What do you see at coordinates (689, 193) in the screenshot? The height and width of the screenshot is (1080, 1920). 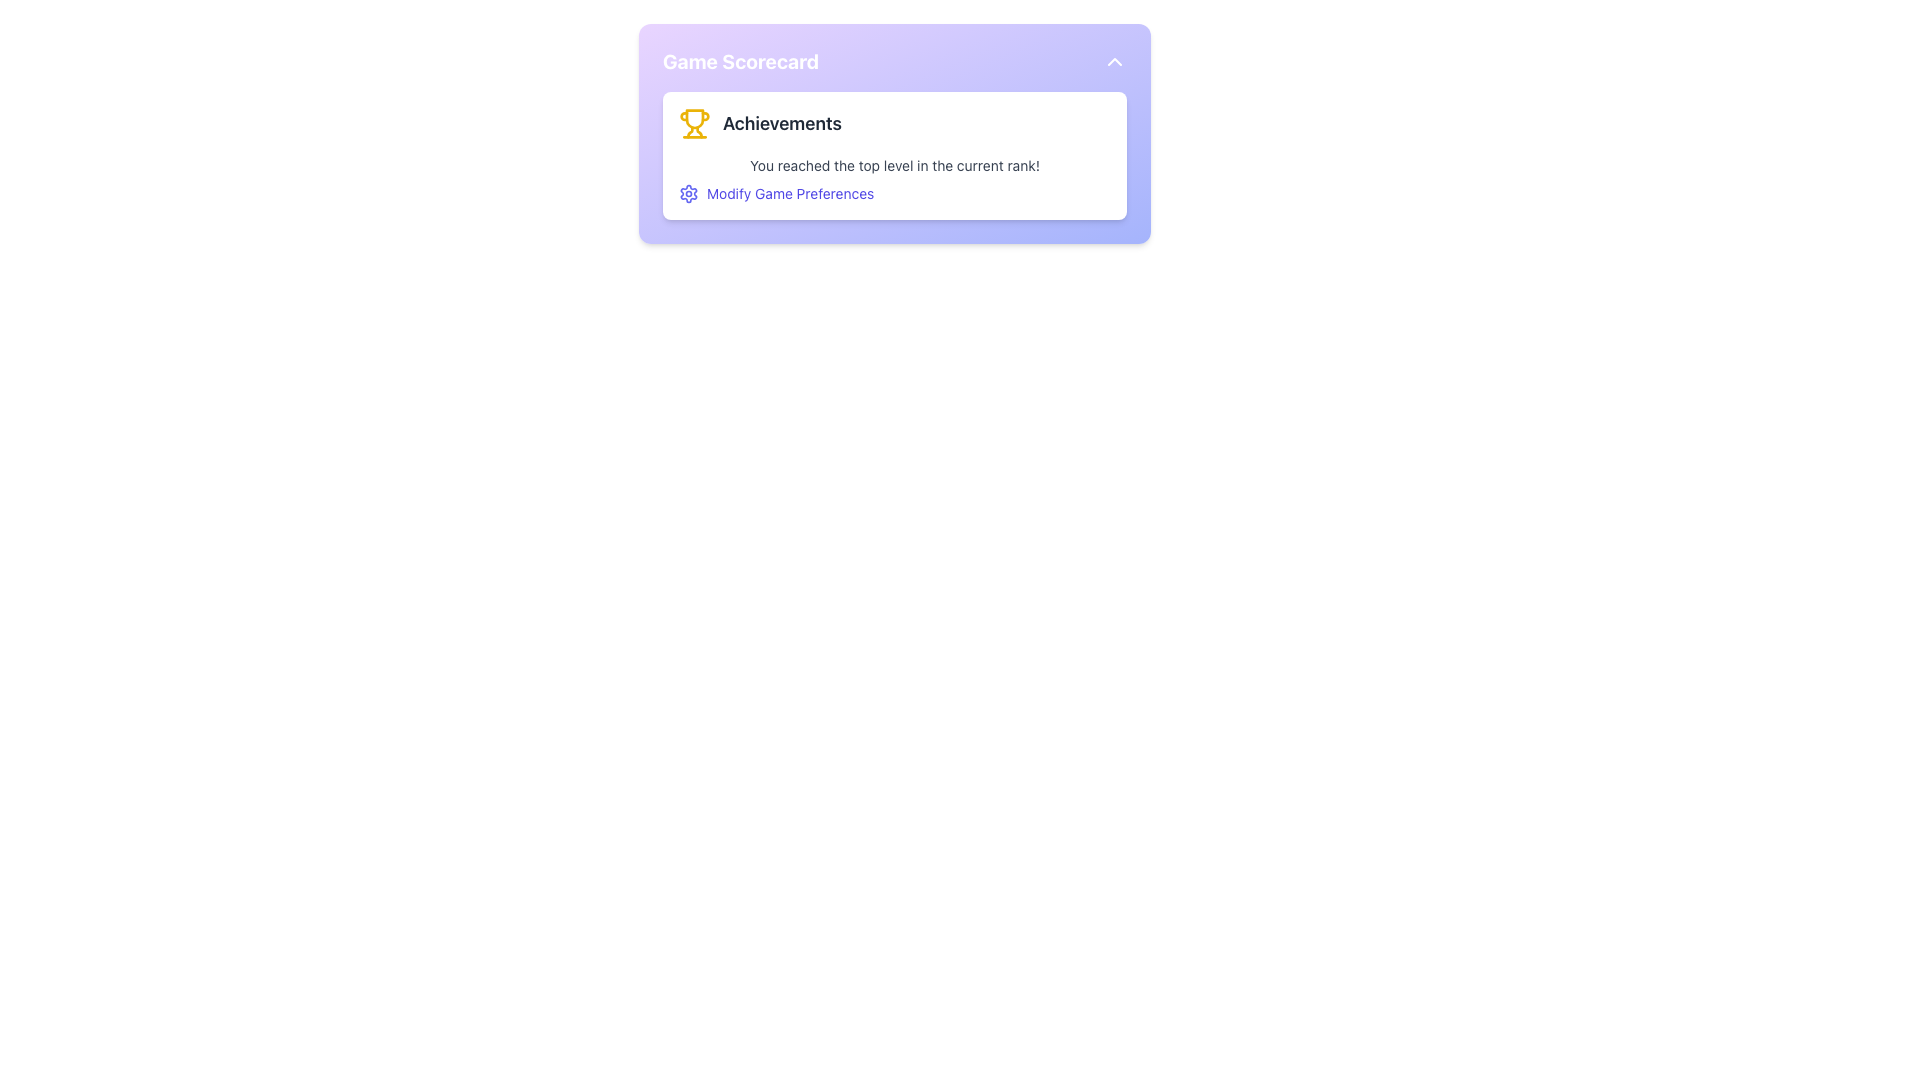 I see `the settings icon located to the left of the 'Modify Game Preferences' label in the lower section of the 'Game Scorecard' card` at bounding box center [689, 193].